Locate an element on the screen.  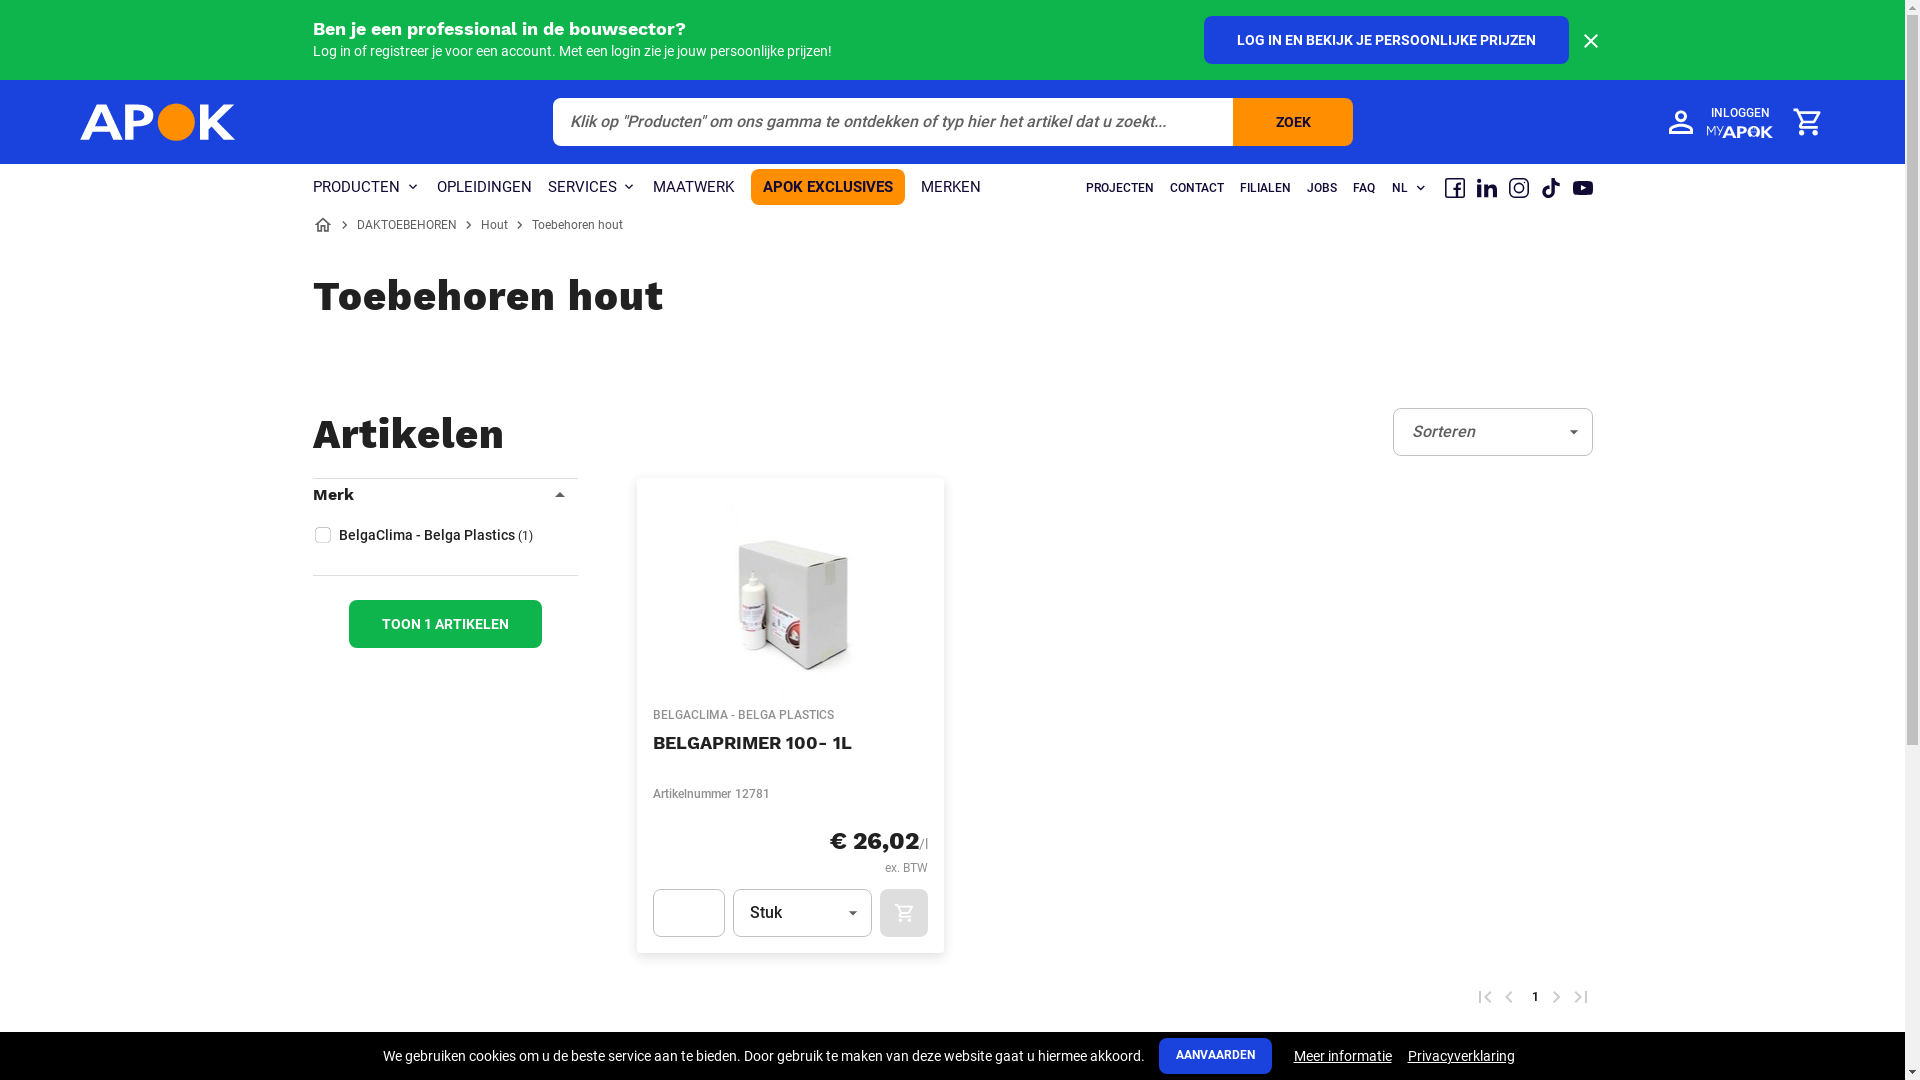
'INLOGGEN' is located at coordinates (1717, 122).